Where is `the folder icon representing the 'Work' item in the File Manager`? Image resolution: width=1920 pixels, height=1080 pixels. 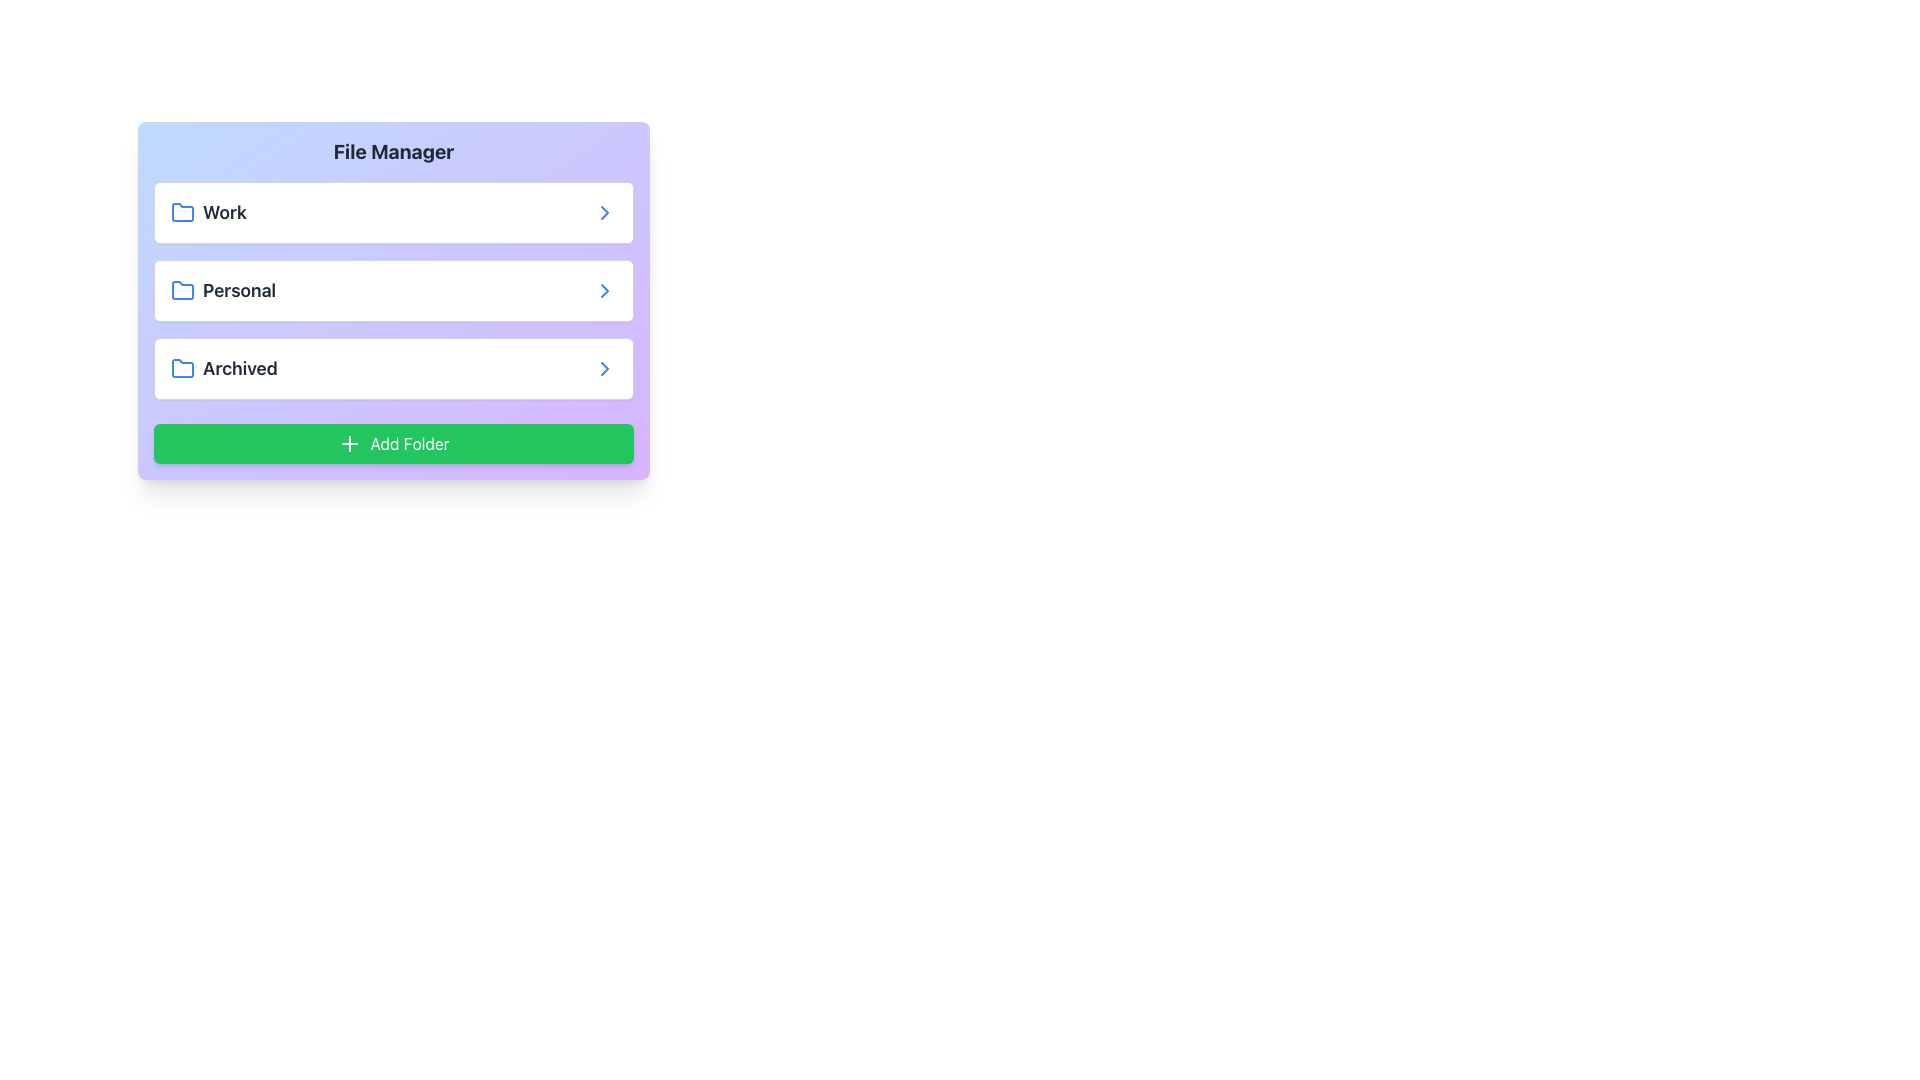 the folder icon representing the 'Work' item in the File Manager is located at coordinates (182, 212).